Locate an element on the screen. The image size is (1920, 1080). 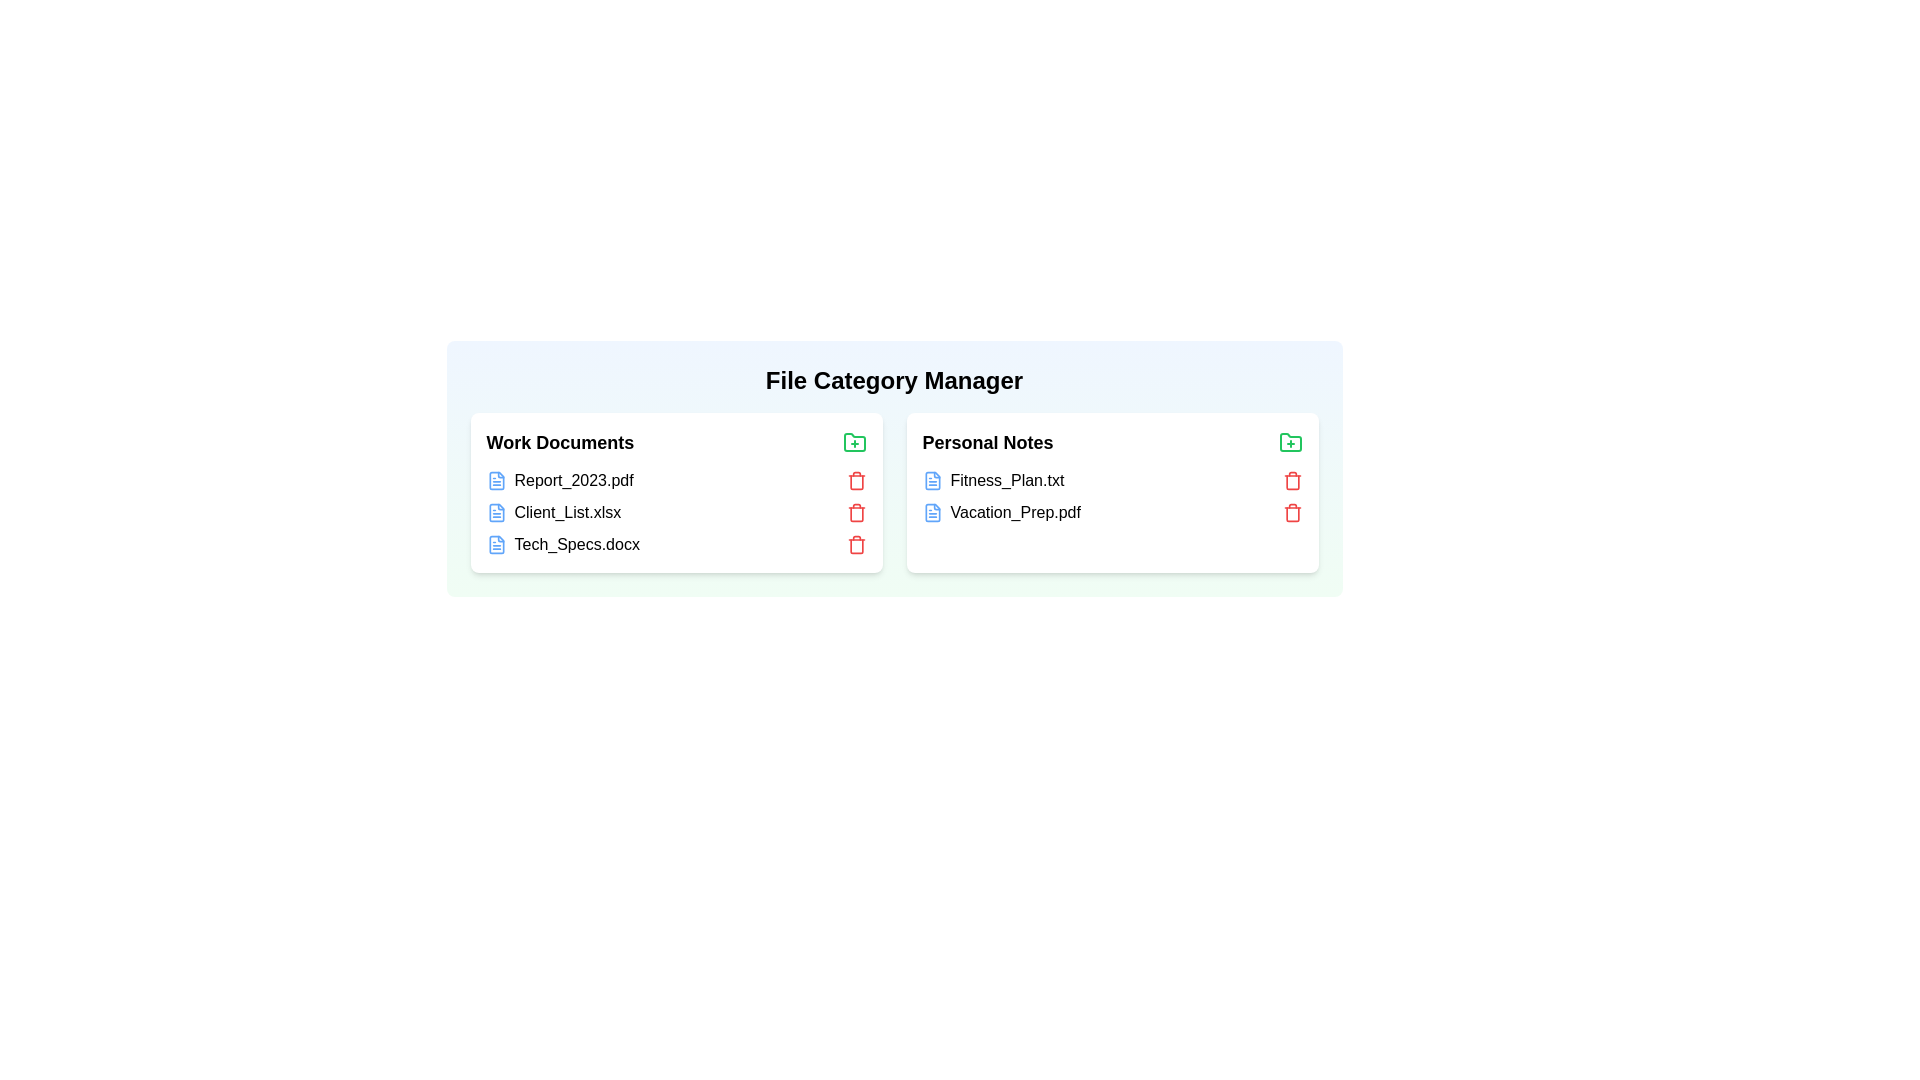
trash icon next to the file Fitness_Plan.txt in the category Personal Notes is located at coordinates (1292, 481).